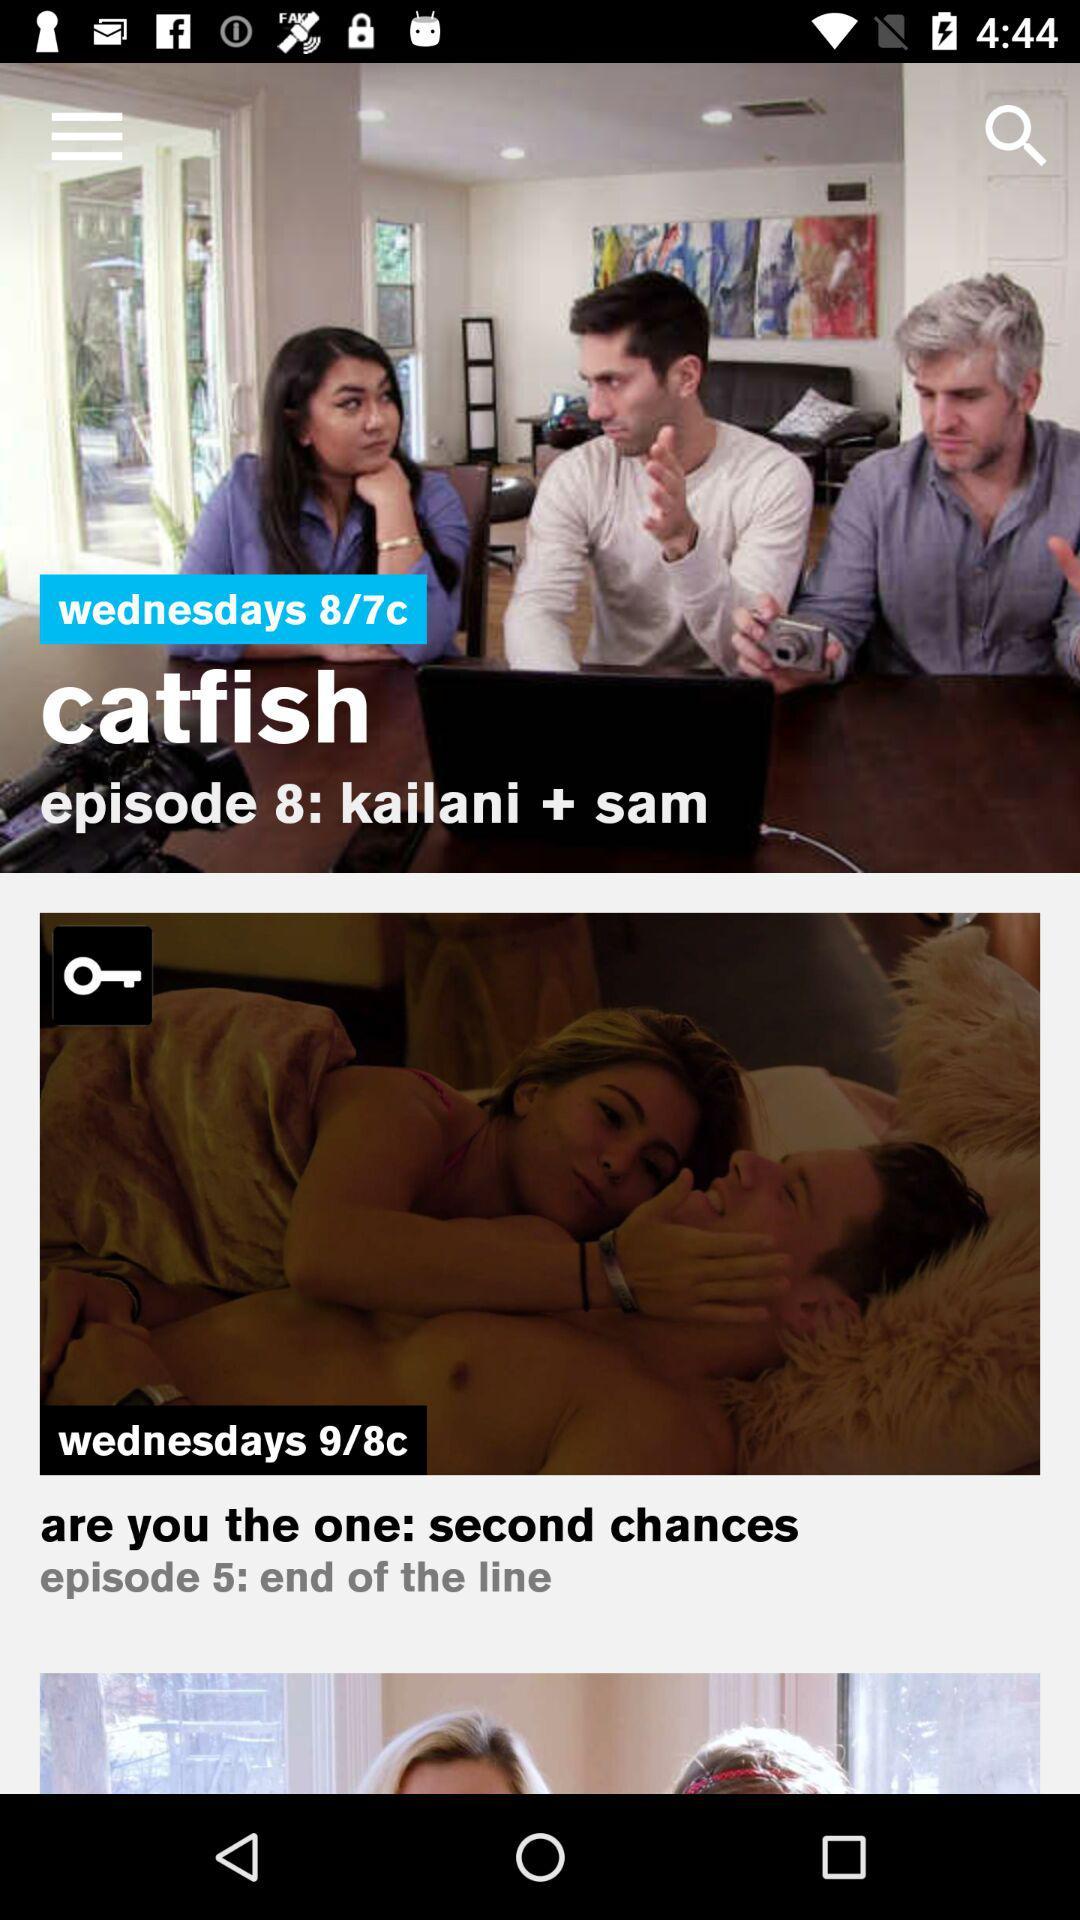 The image size is (1080, 1920). What do you see at coordinates (540, 1732) in the screenshot?
I see `third thumbnail` at bounding box center [540, 1732].